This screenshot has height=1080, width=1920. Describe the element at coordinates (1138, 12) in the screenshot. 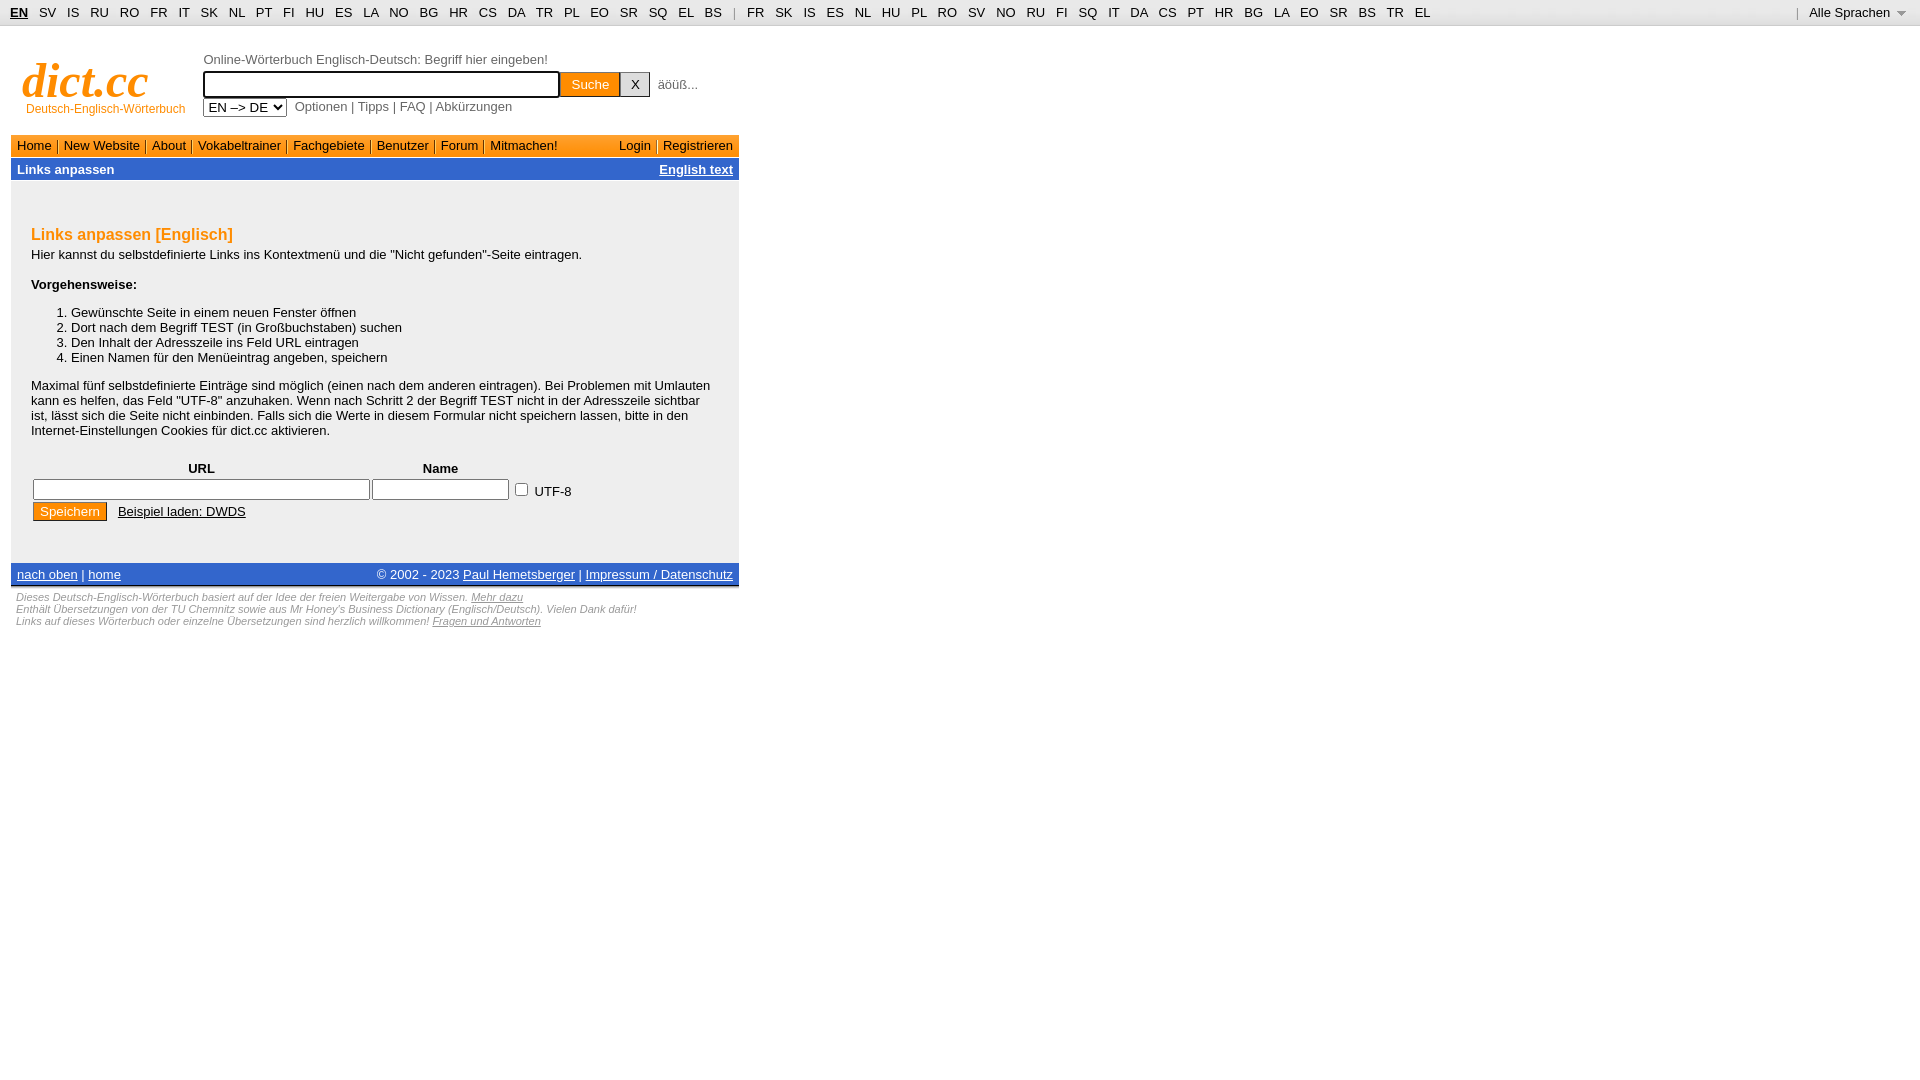

I see `'DA'` at that location.